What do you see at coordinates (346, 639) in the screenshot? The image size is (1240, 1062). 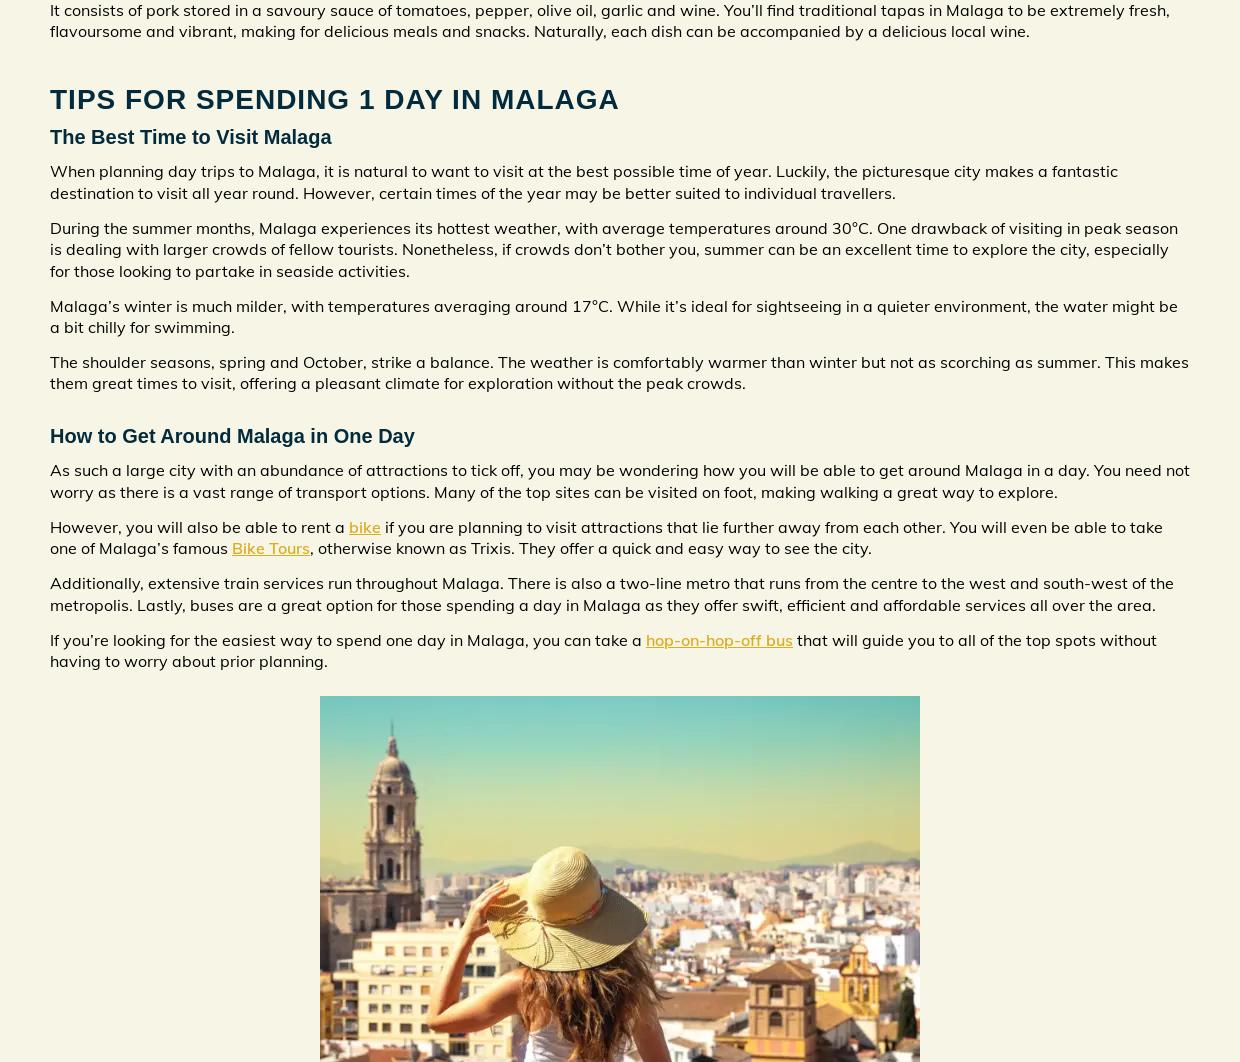 I see `'If you’re looking for the easiest way to spend one day in Malaga, you can take a'` at bounding box center [346, 639].